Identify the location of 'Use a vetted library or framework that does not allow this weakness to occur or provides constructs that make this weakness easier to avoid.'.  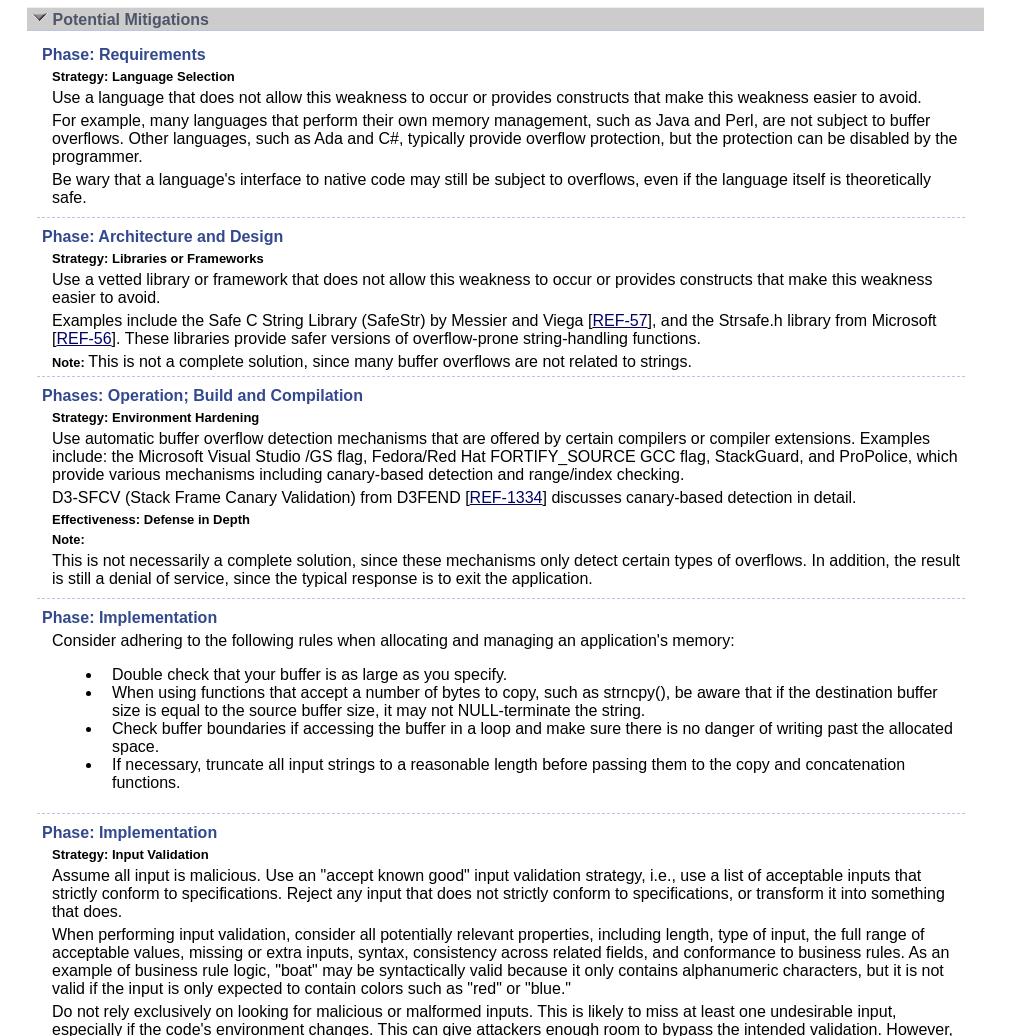
(52, 288).